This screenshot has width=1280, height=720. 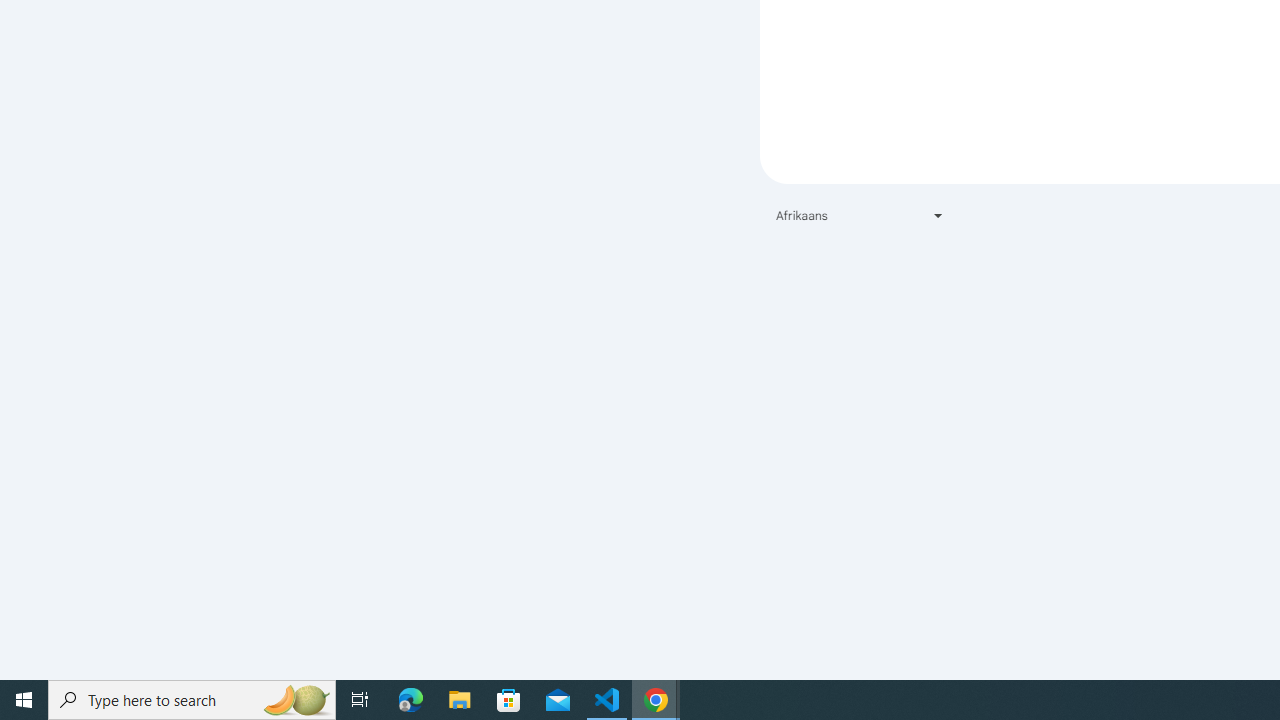 What do you see at coordinates (656, 698) in the screenshot?
I see `'Google Chrome - 2 running windows'` at bounding box center [656, 698].